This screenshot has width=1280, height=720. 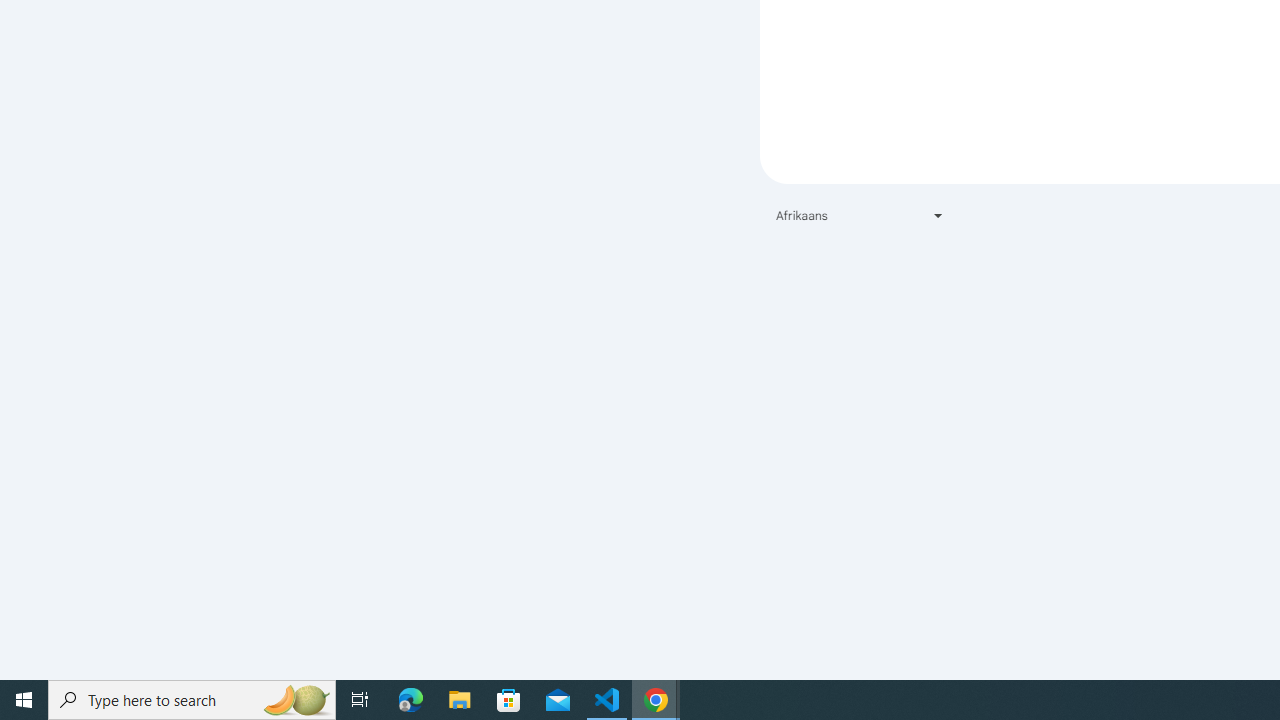 What do you see at coordinates (656, 698) in the screenshot?
I see `'Google Chrome - 2 running windows'` at bounding box center [656, 698].